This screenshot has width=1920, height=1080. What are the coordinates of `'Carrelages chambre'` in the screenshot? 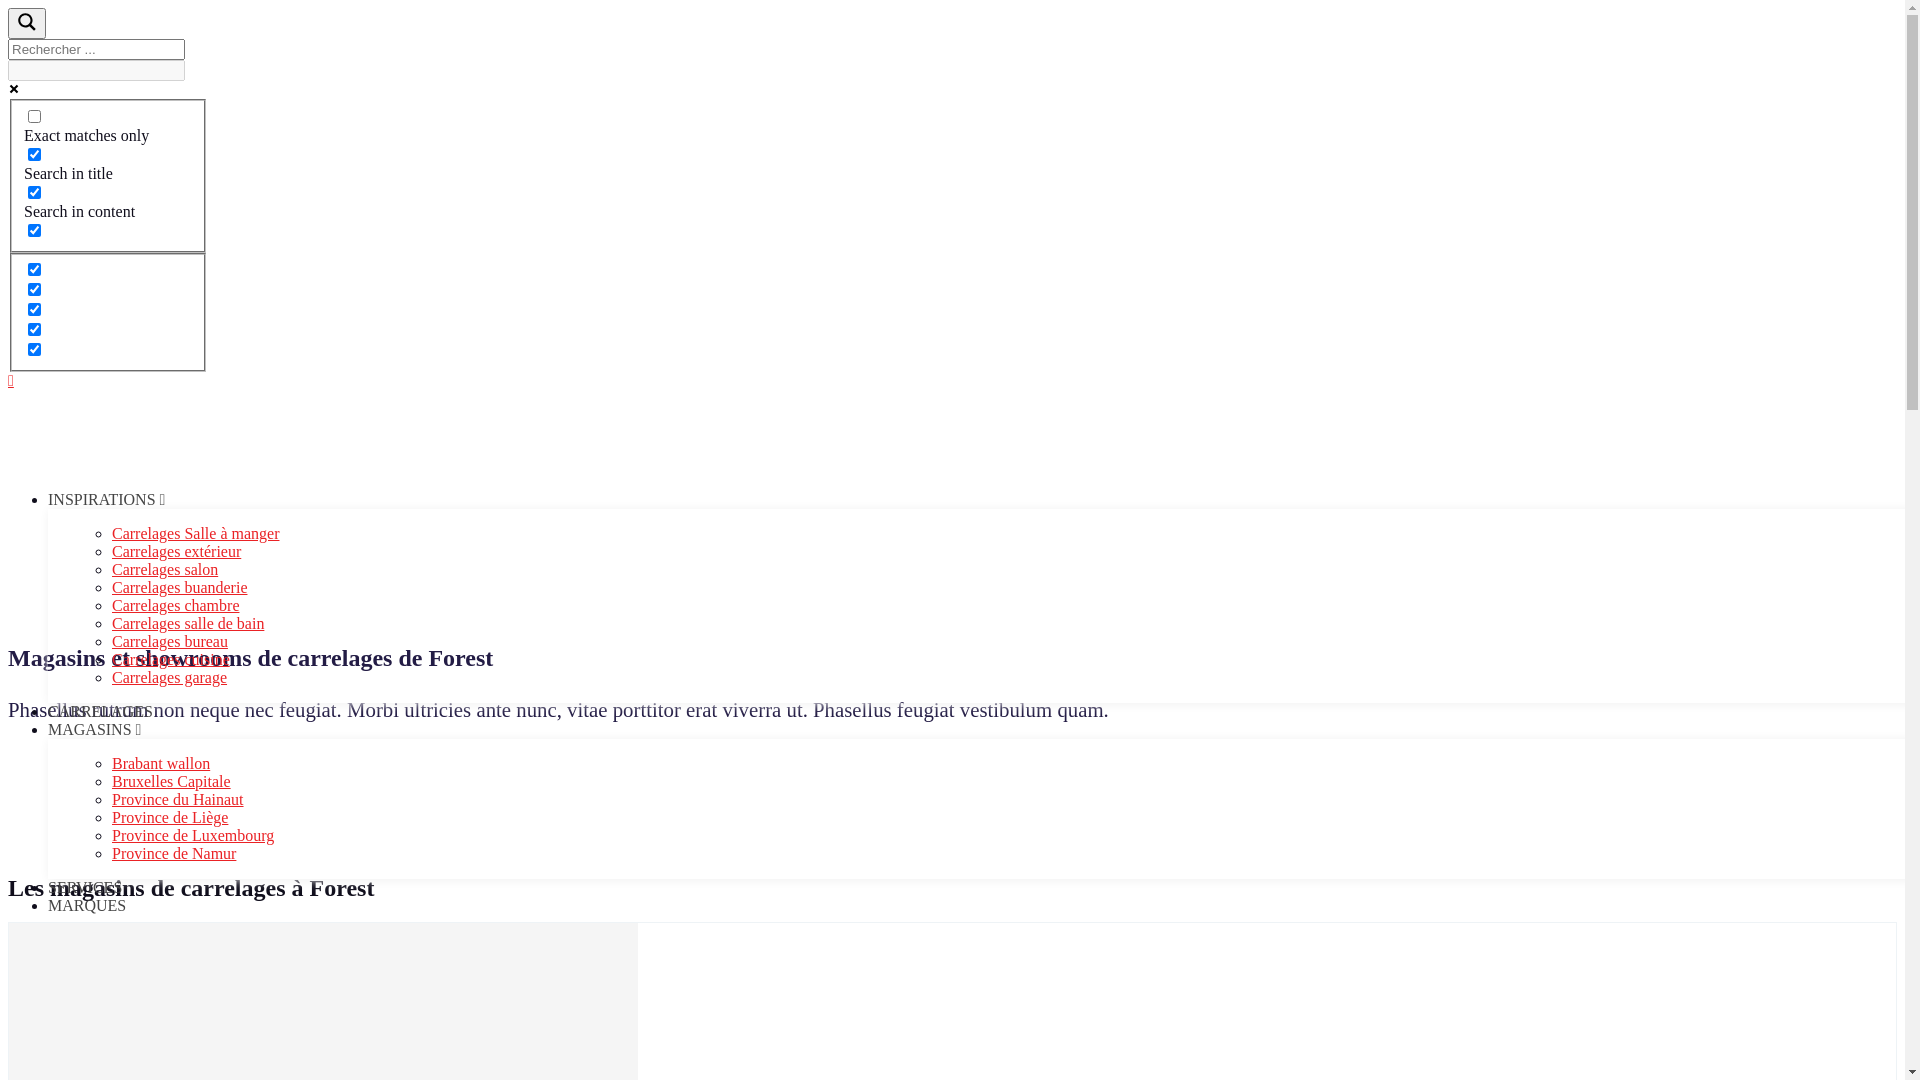 It's located at (110, 604).